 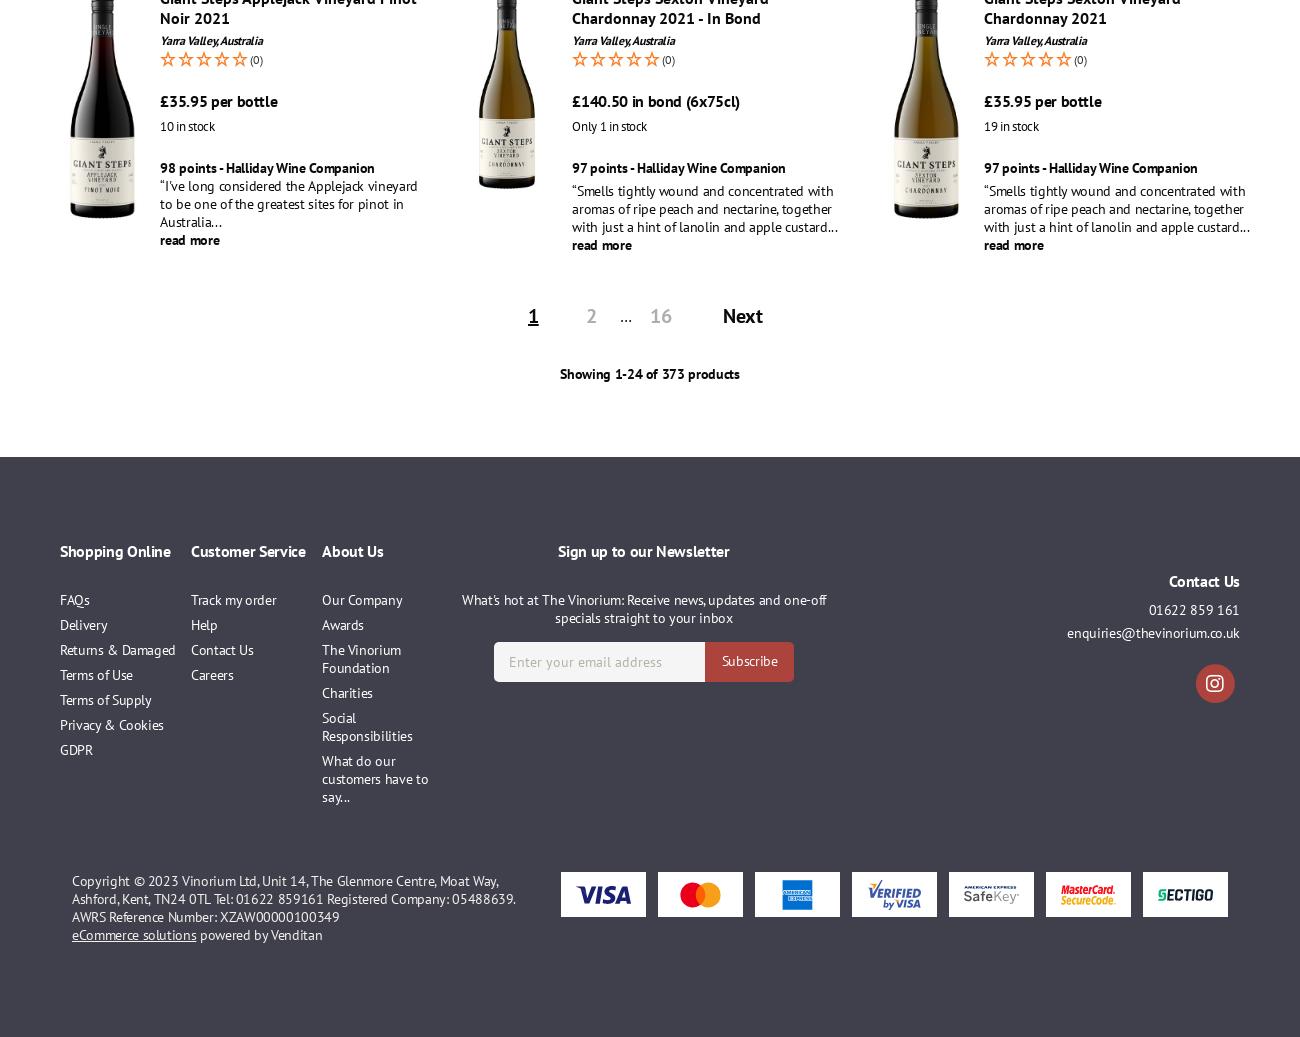 What do you see at coordinates (212, 674) in the screenshot?
I see `'Careers'` at bounding box center [212, 674].